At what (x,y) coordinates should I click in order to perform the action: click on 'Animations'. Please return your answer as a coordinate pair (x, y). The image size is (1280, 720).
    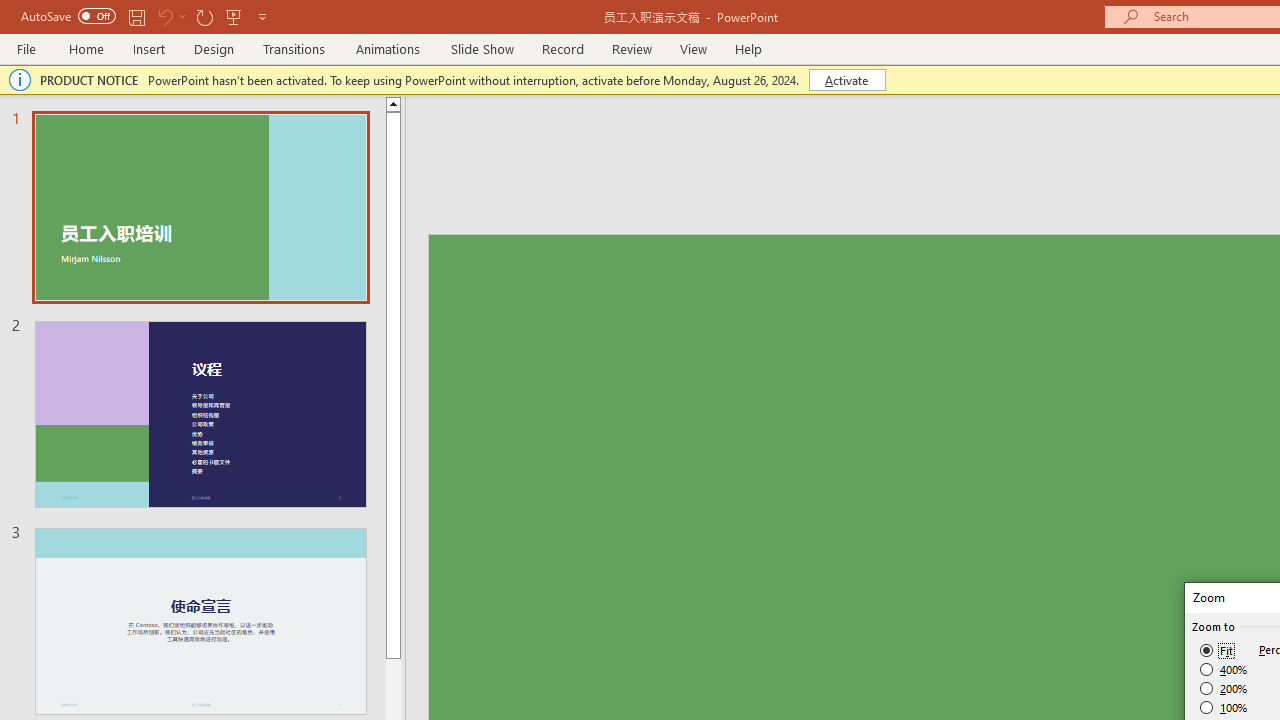
    Looking at the image, I should click on (388, 48).